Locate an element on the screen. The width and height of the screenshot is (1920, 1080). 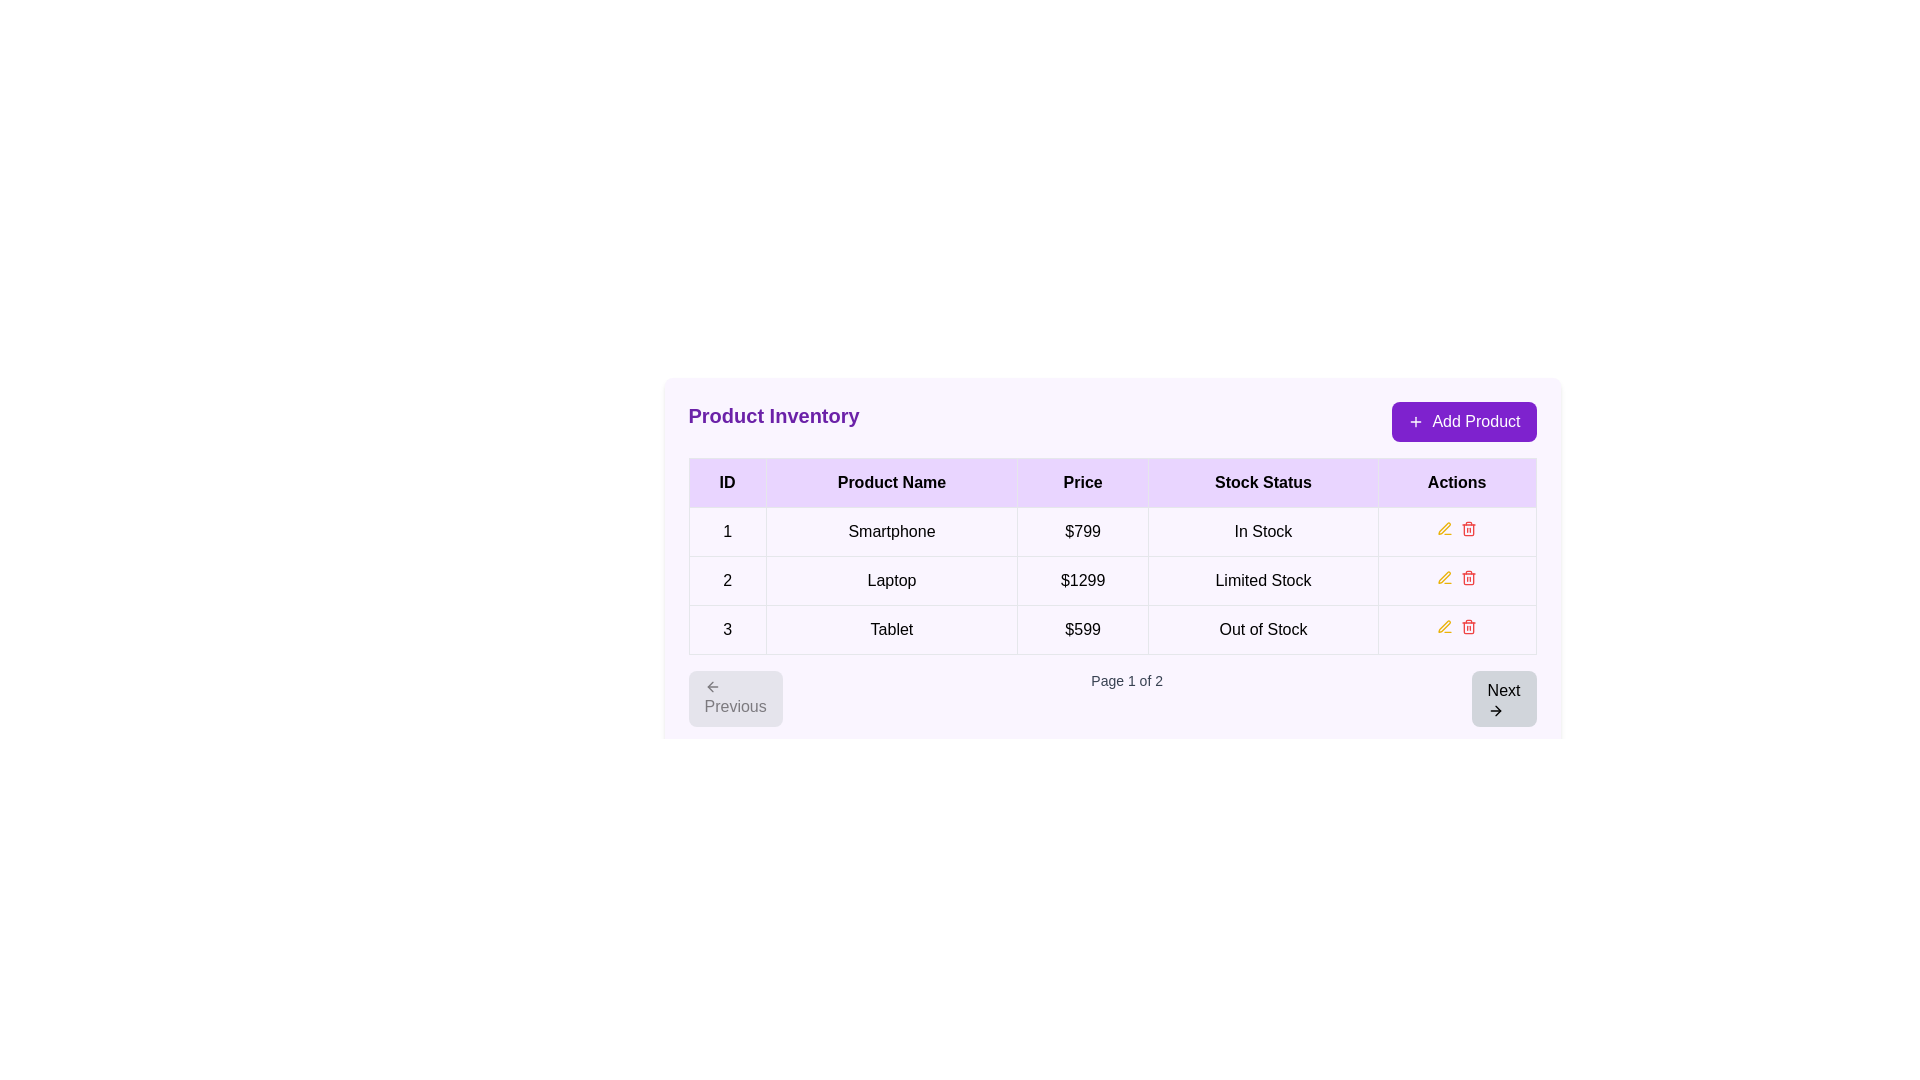
the table cell containing the number '3' in bold, black text, located in the third row of the 'Product Inventory' table under the 'ID' column is located at coordinates (726, 628).